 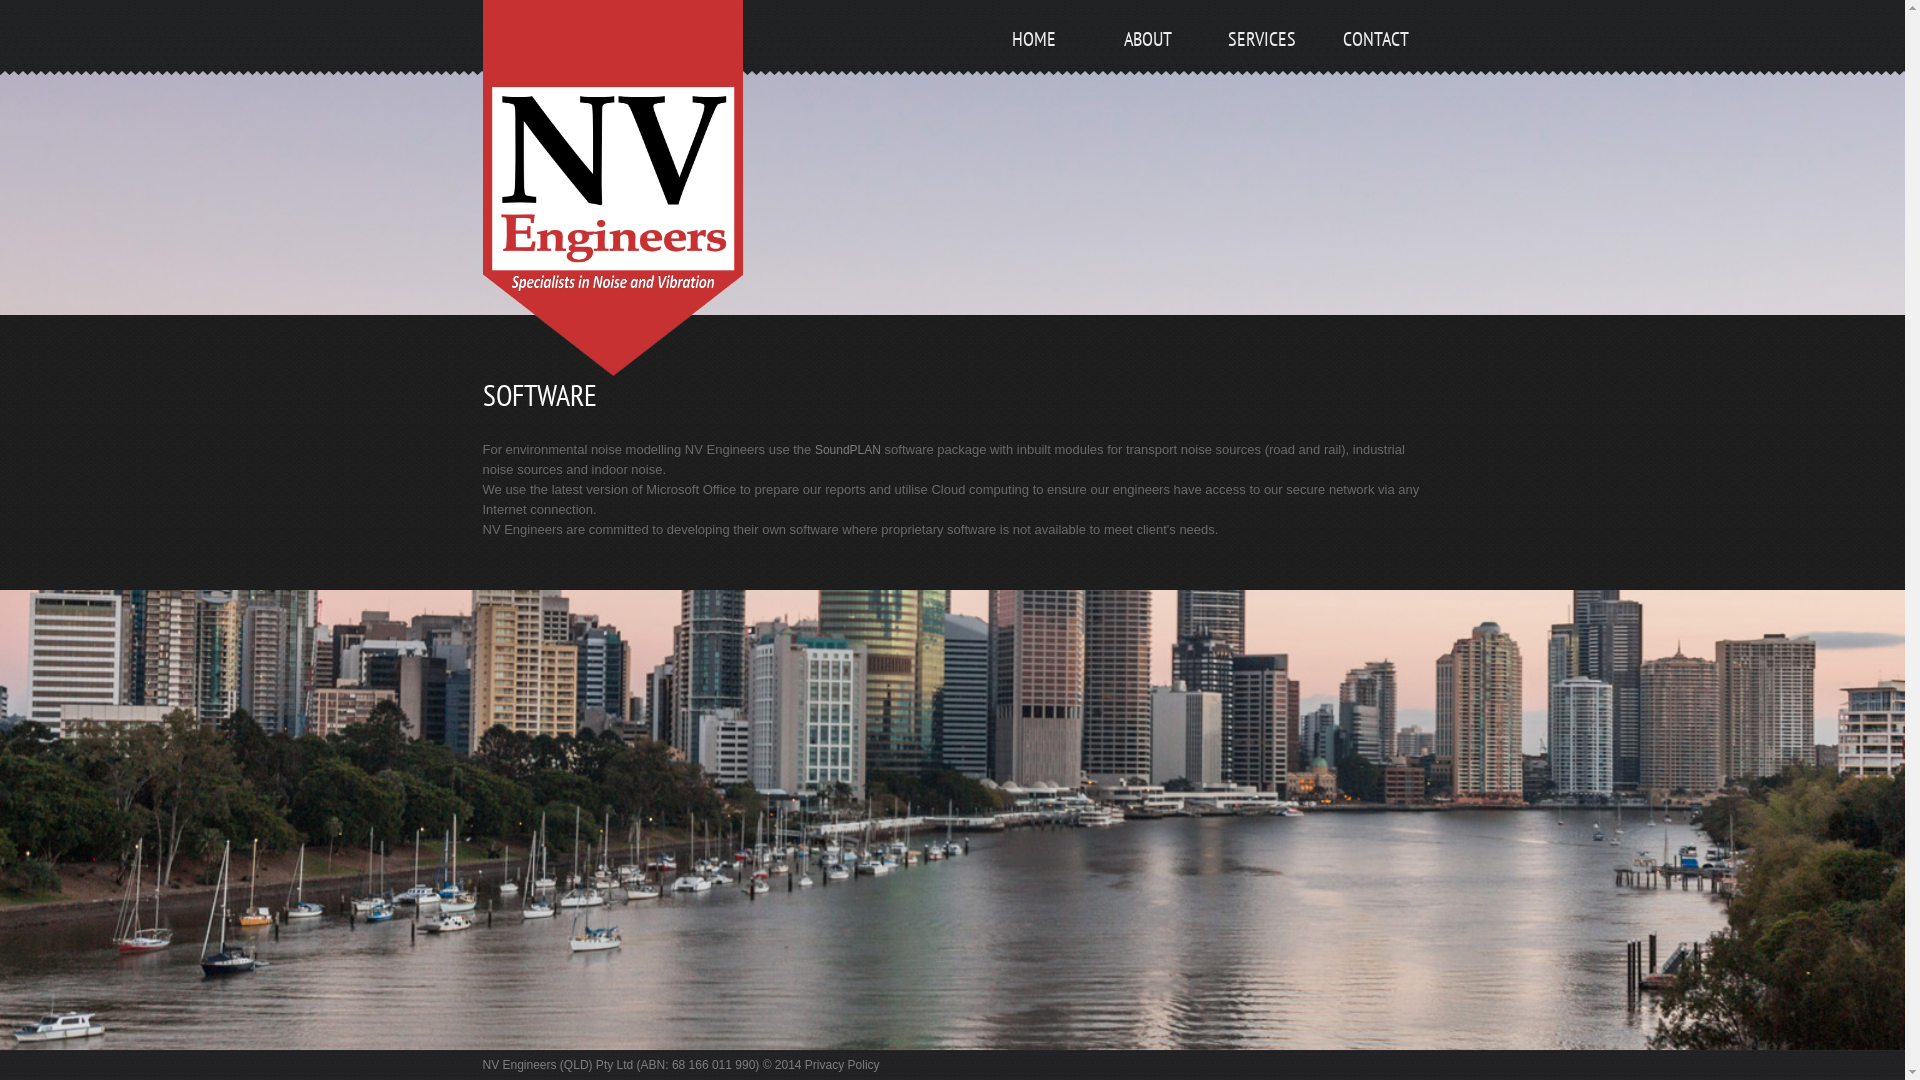 I want to click on 'HOME', so click(x=1032, y=62).